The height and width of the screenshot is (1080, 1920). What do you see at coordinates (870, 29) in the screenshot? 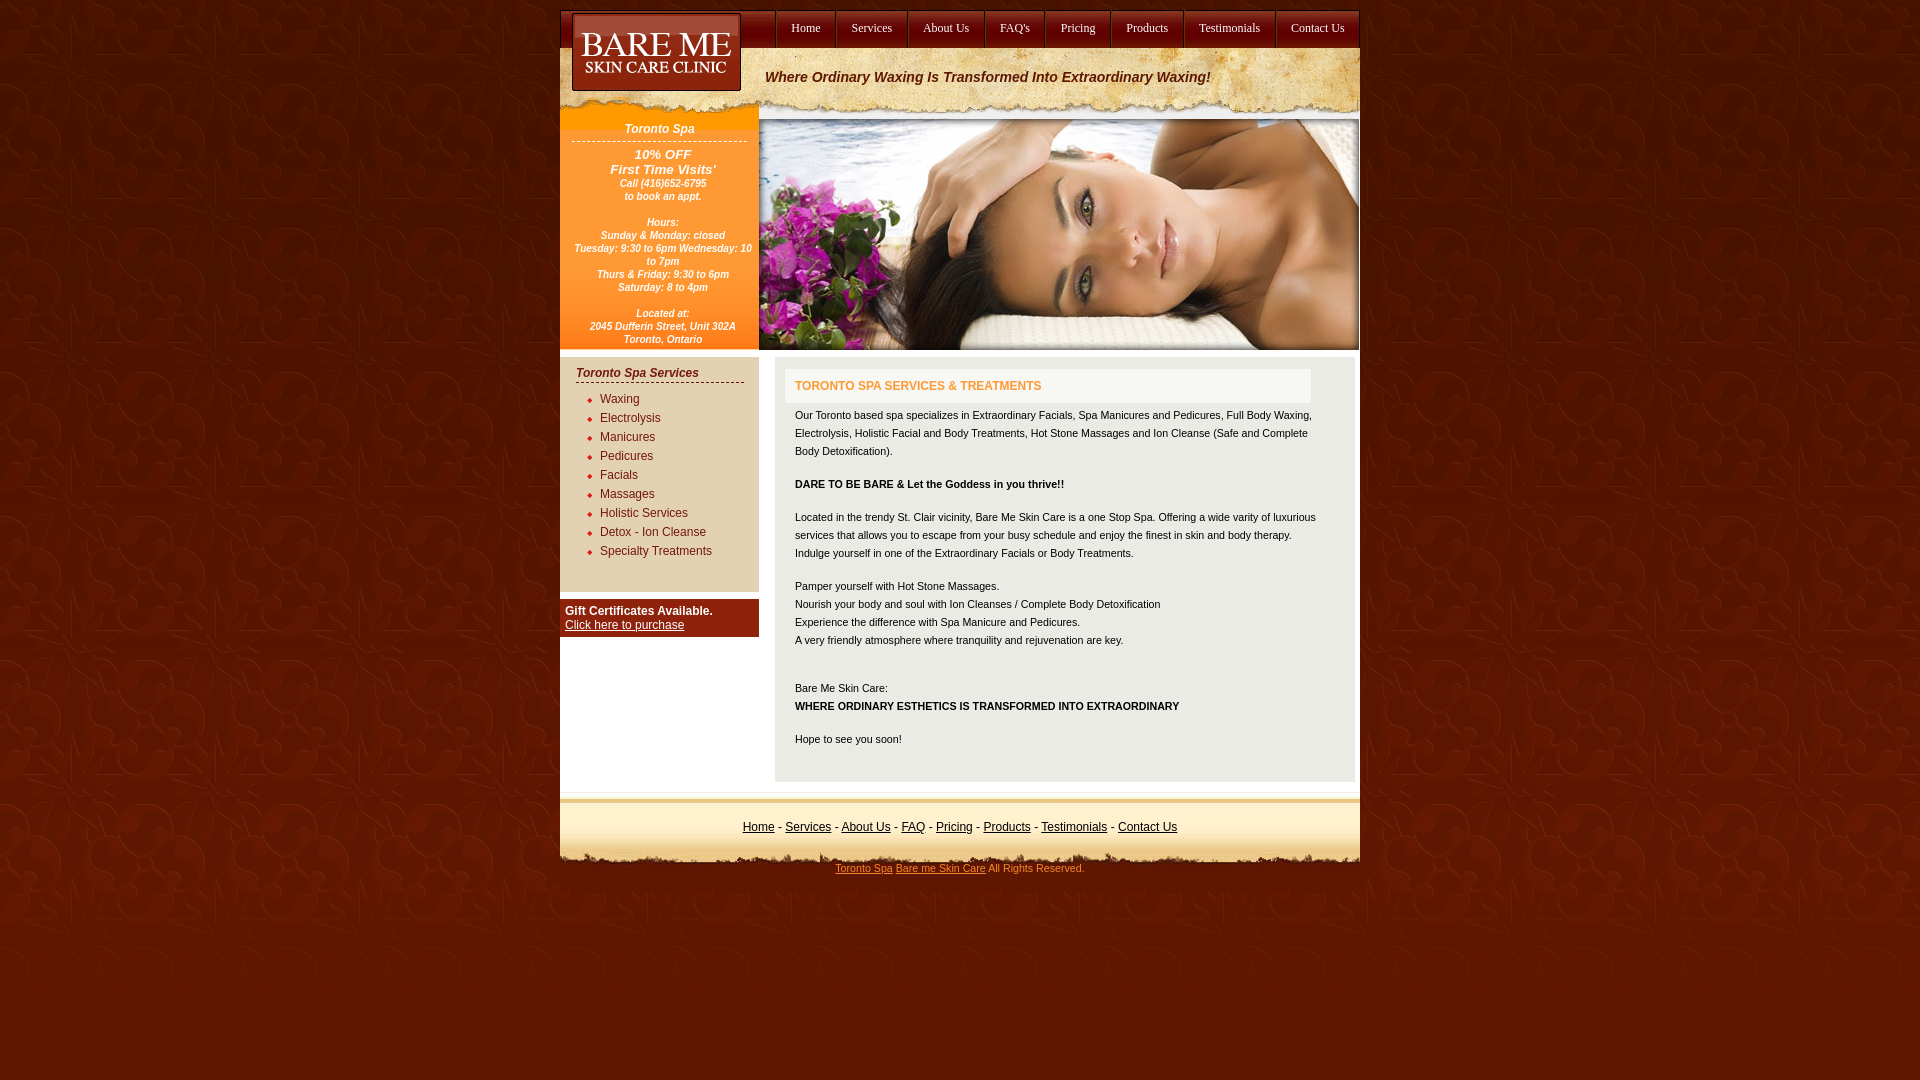
I see `'Services'` at bounding box center [870, 29].